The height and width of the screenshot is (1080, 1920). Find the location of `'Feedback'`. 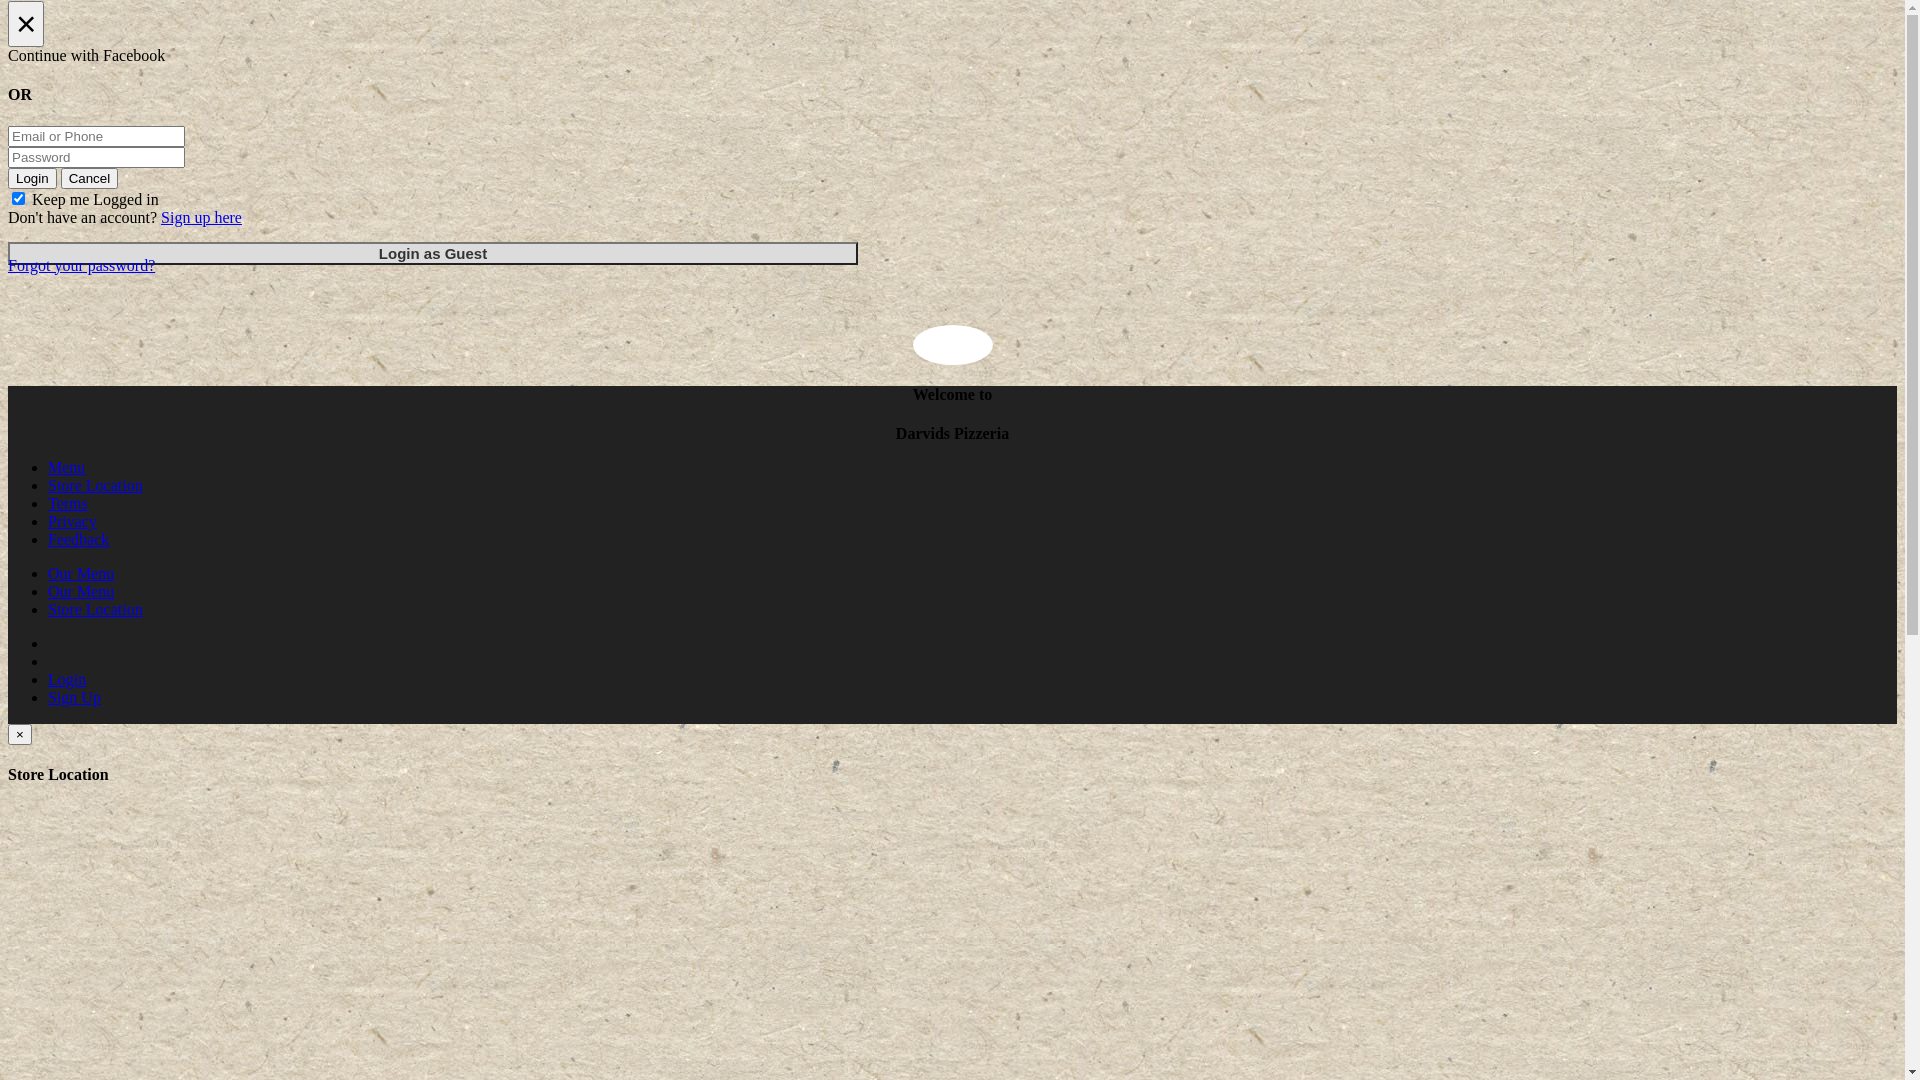

'Feedback' is located at coordinates (78, 538).